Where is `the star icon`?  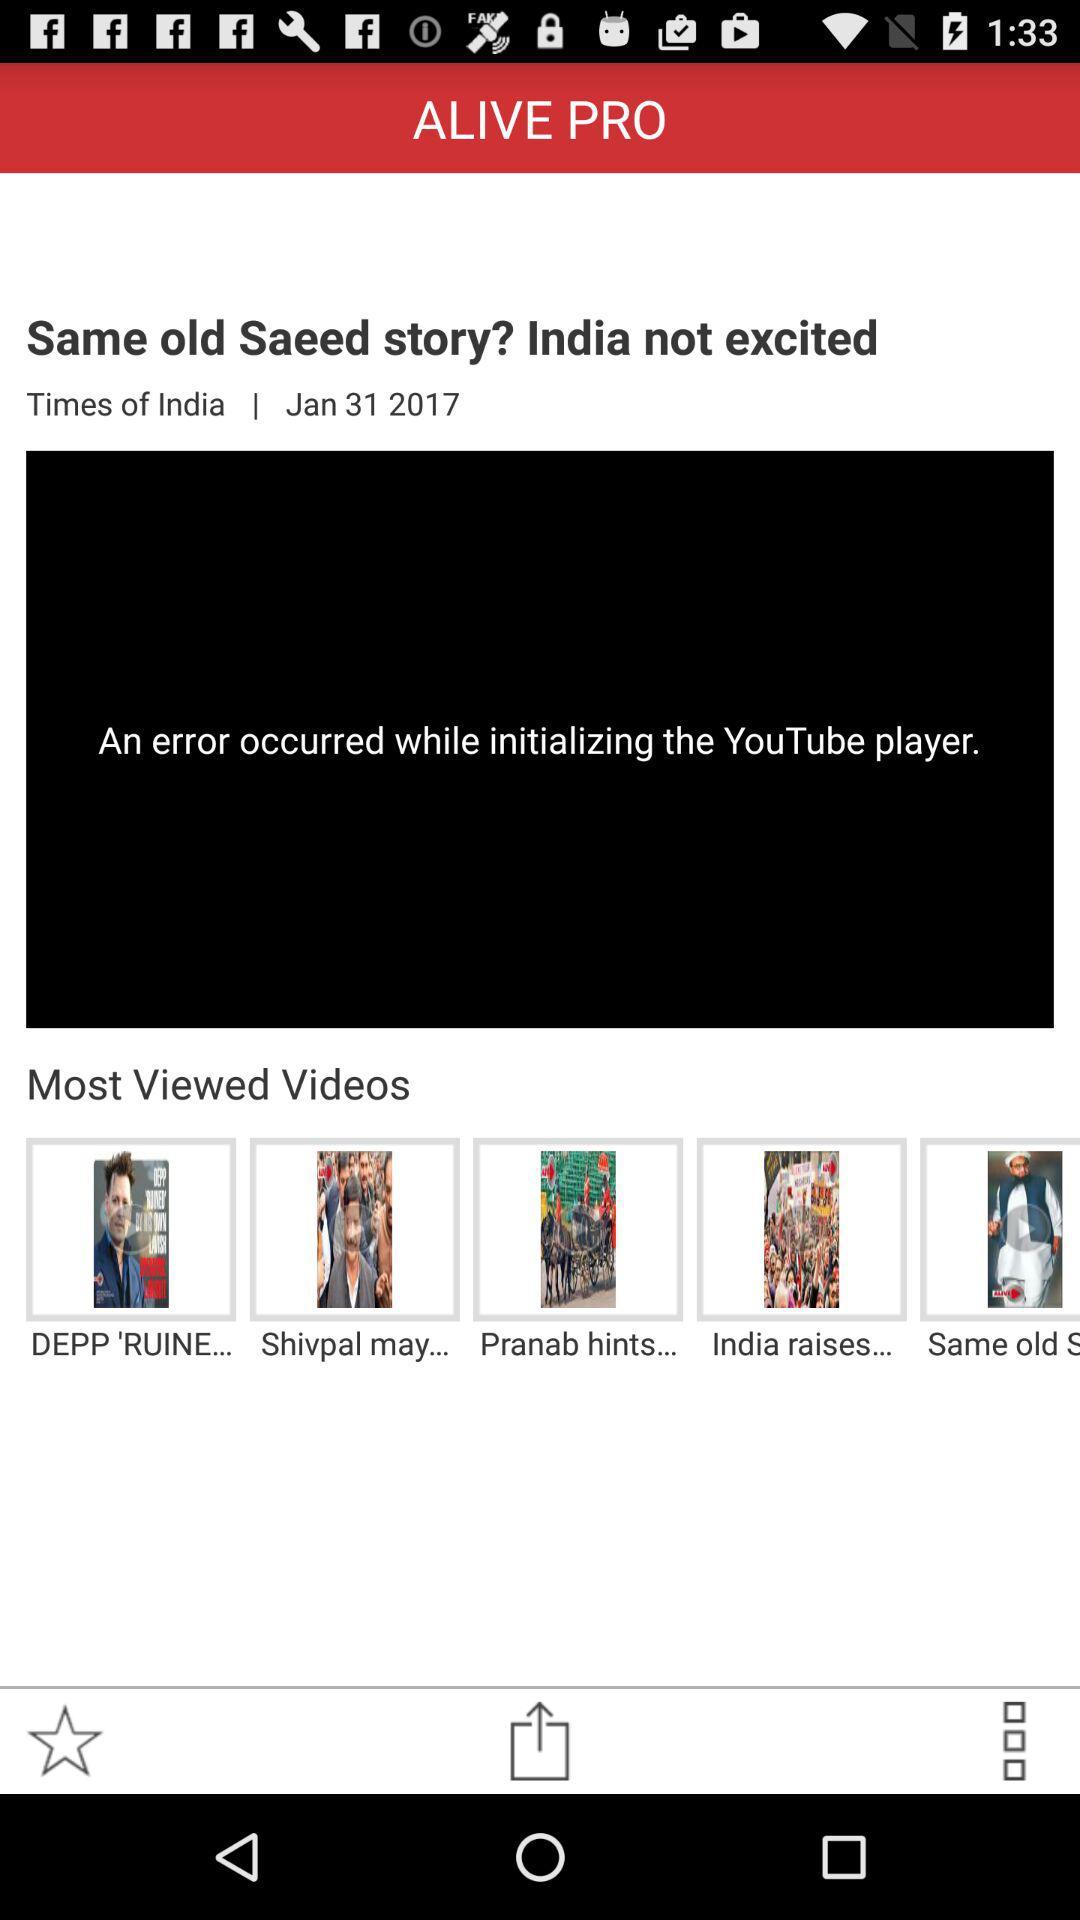 the star icon is located at coordinates (64, 1862).